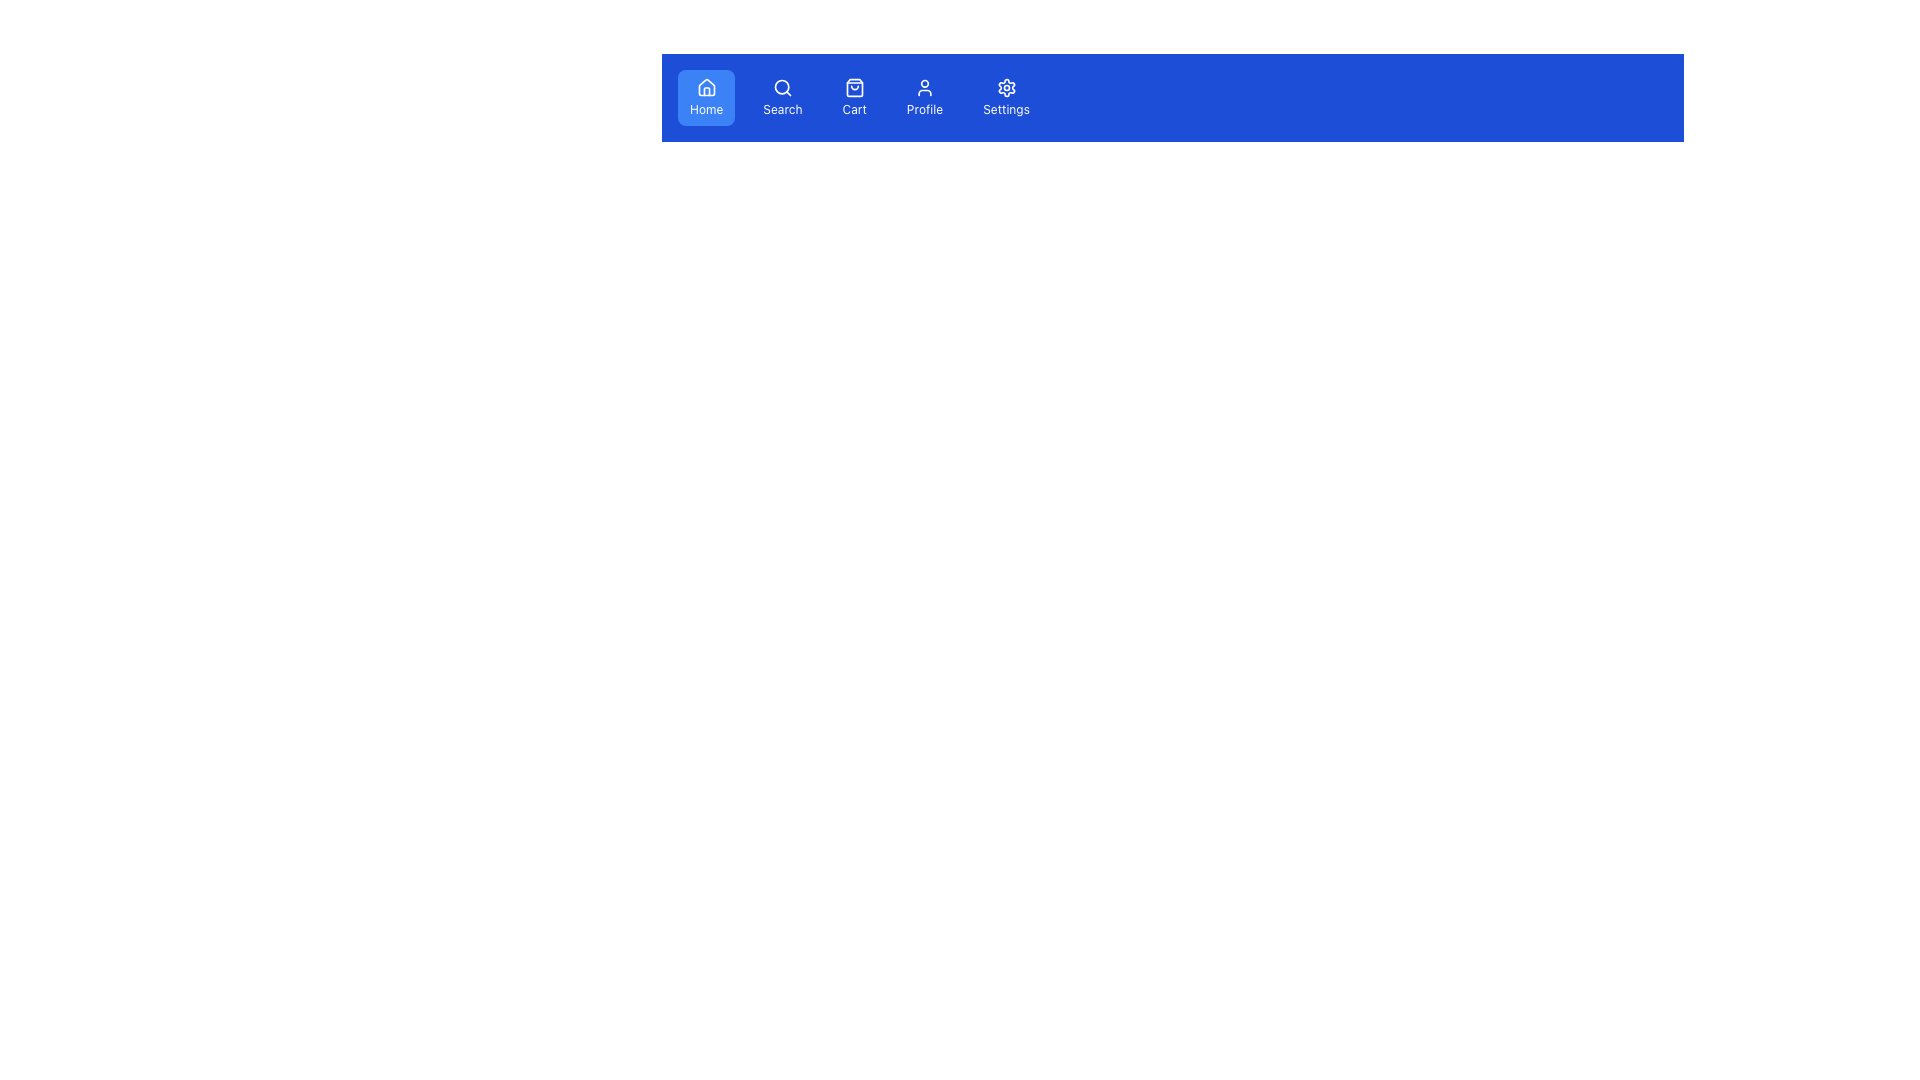 The height and width of the screenshot is (1080, 1920). Describe the element at coordinates (781, 87) in the screenshot. I see `the search icon, which resembles a magnifying glass and is located in the navigation bar labeled 'Search'` at that location.